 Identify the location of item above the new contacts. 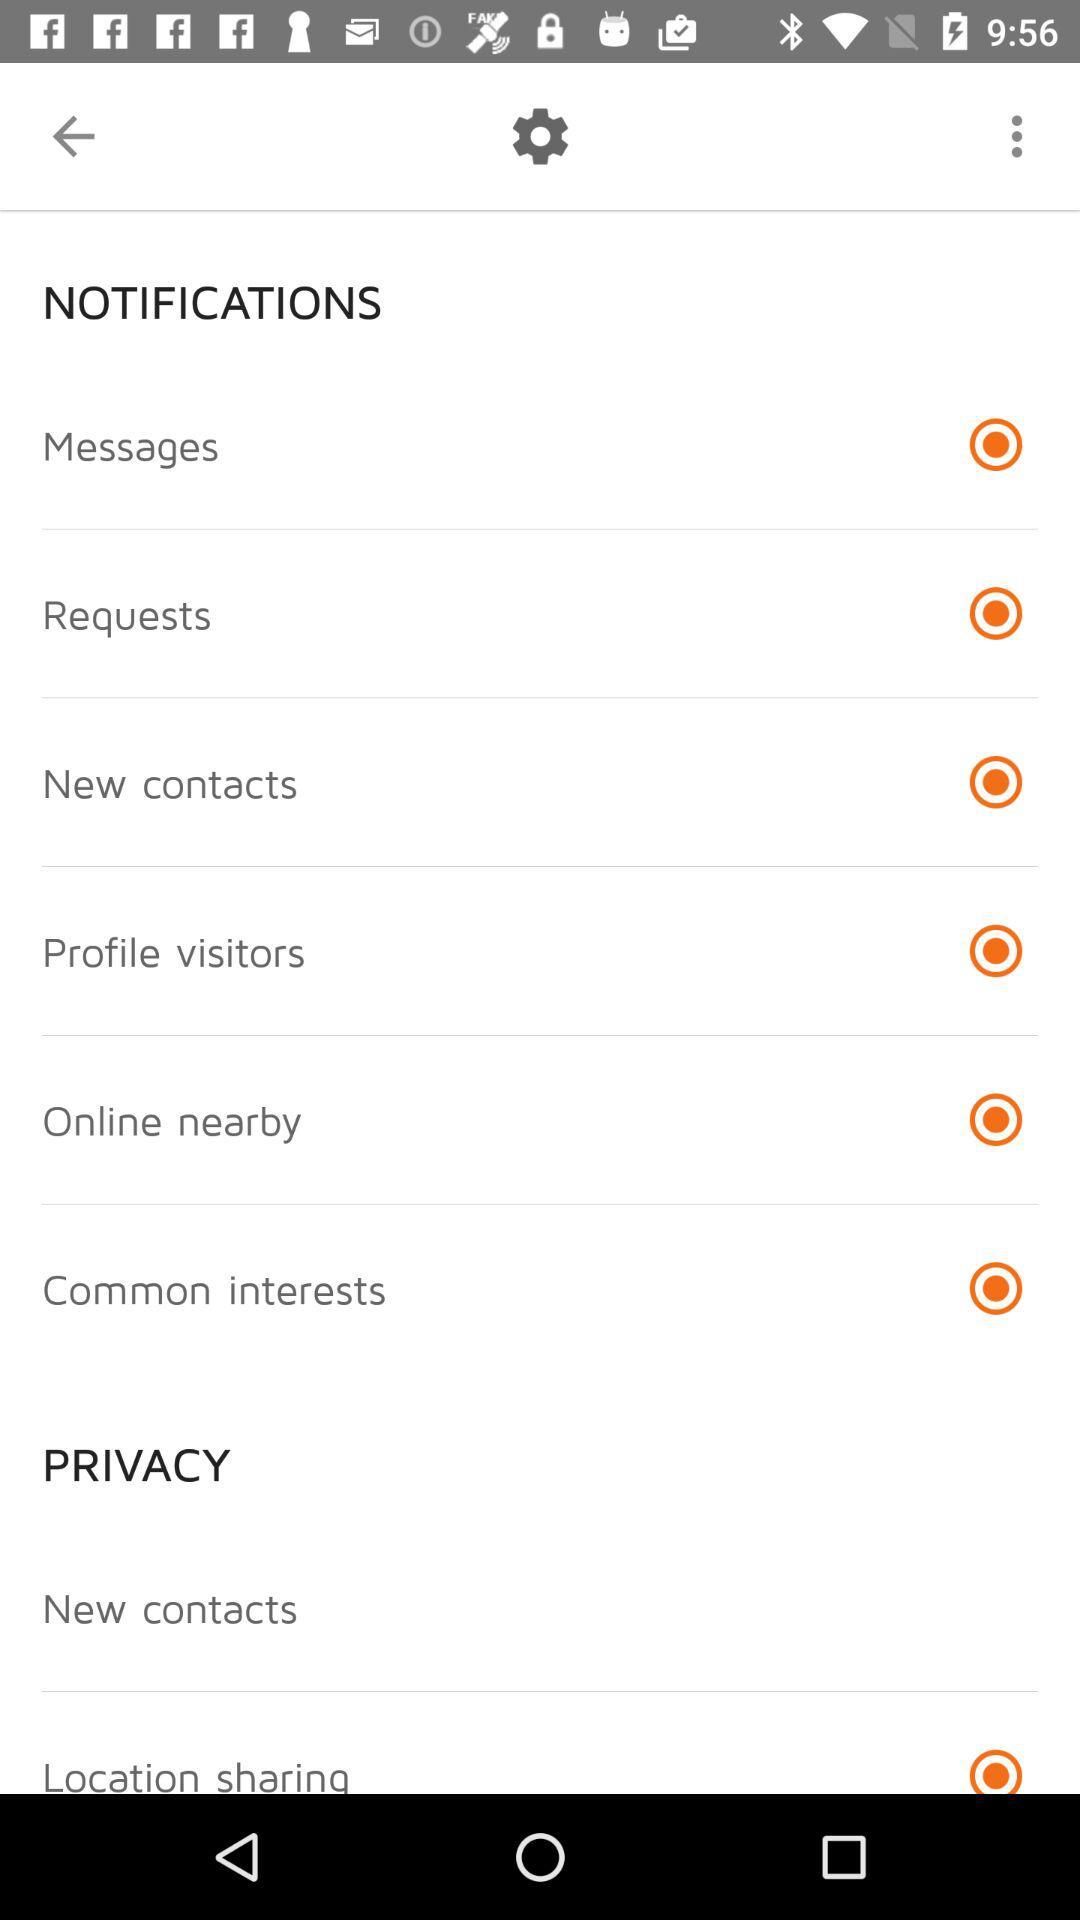
(540, 1447).